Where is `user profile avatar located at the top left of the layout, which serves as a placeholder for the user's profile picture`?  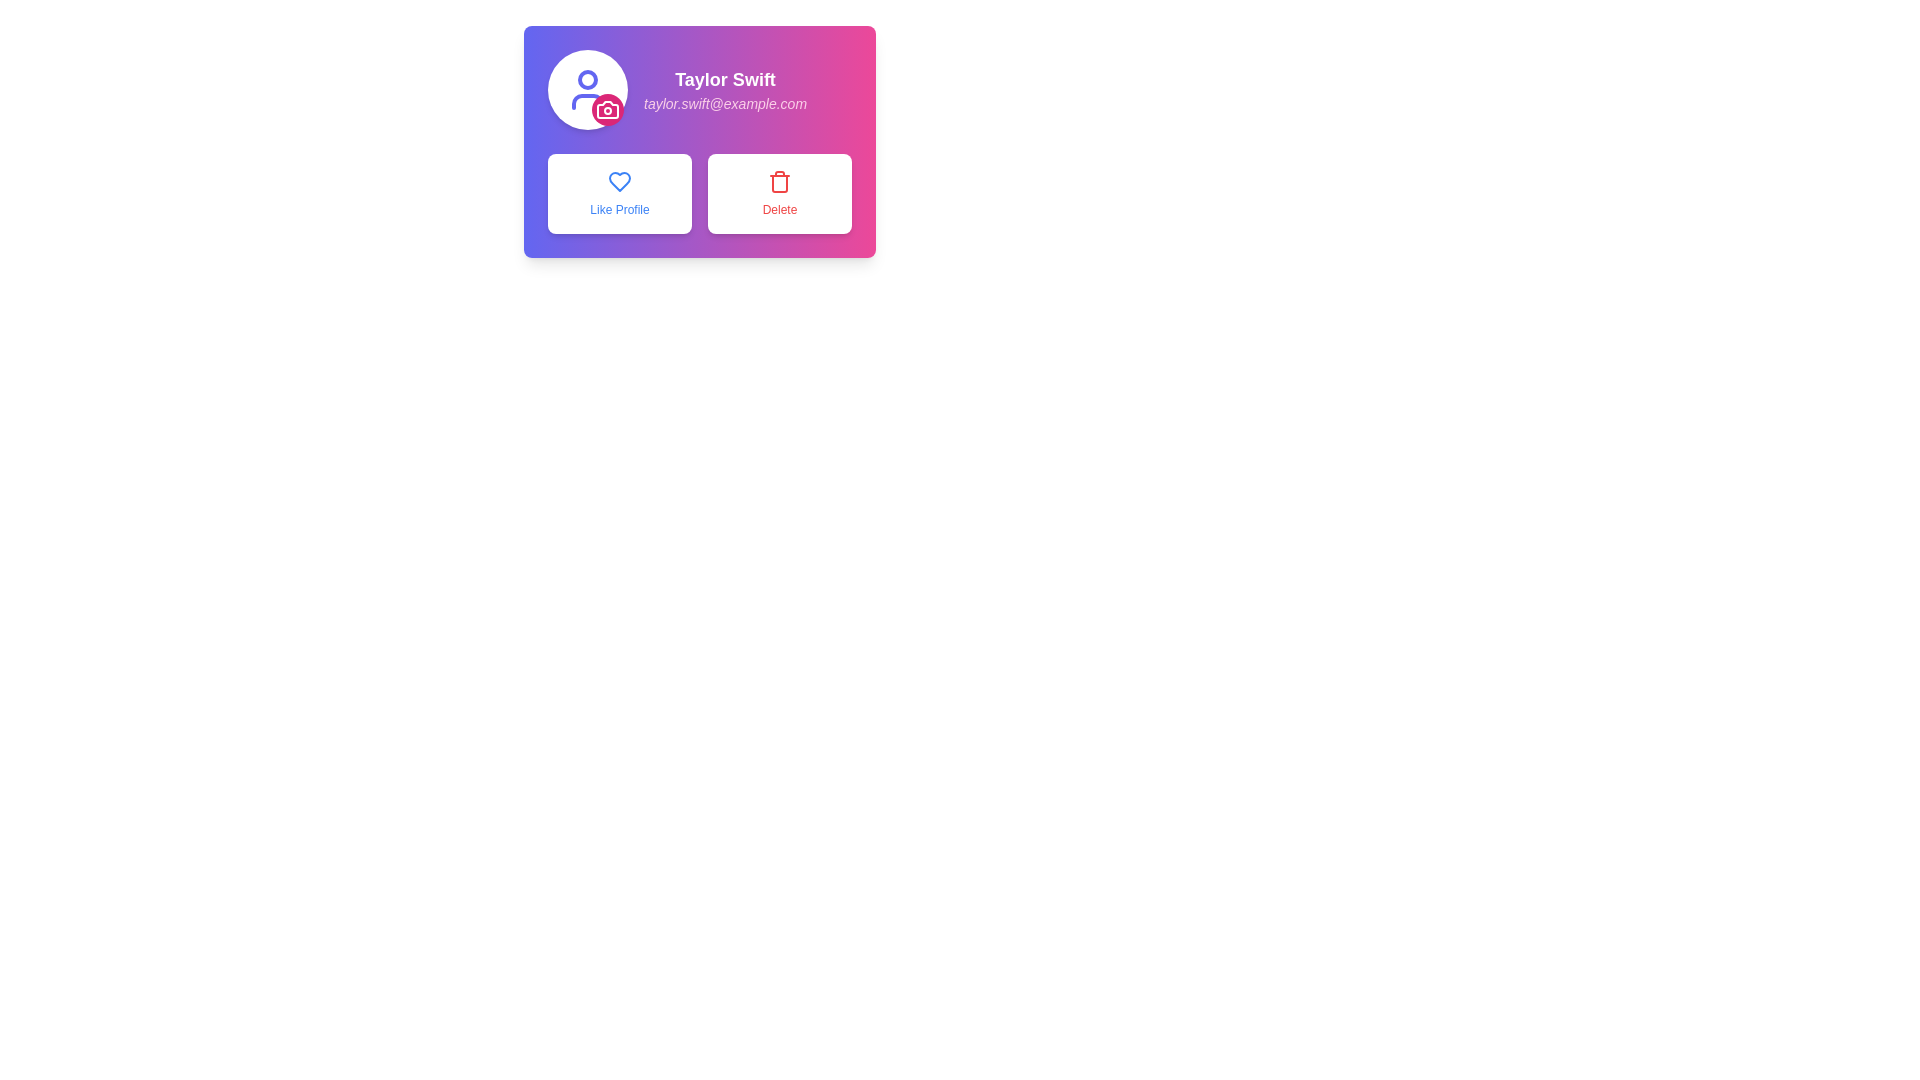 user profile avatar located at the top left of the layout, which serves as a placeholder for the user's profile picture is located at coordinates (587, 88).